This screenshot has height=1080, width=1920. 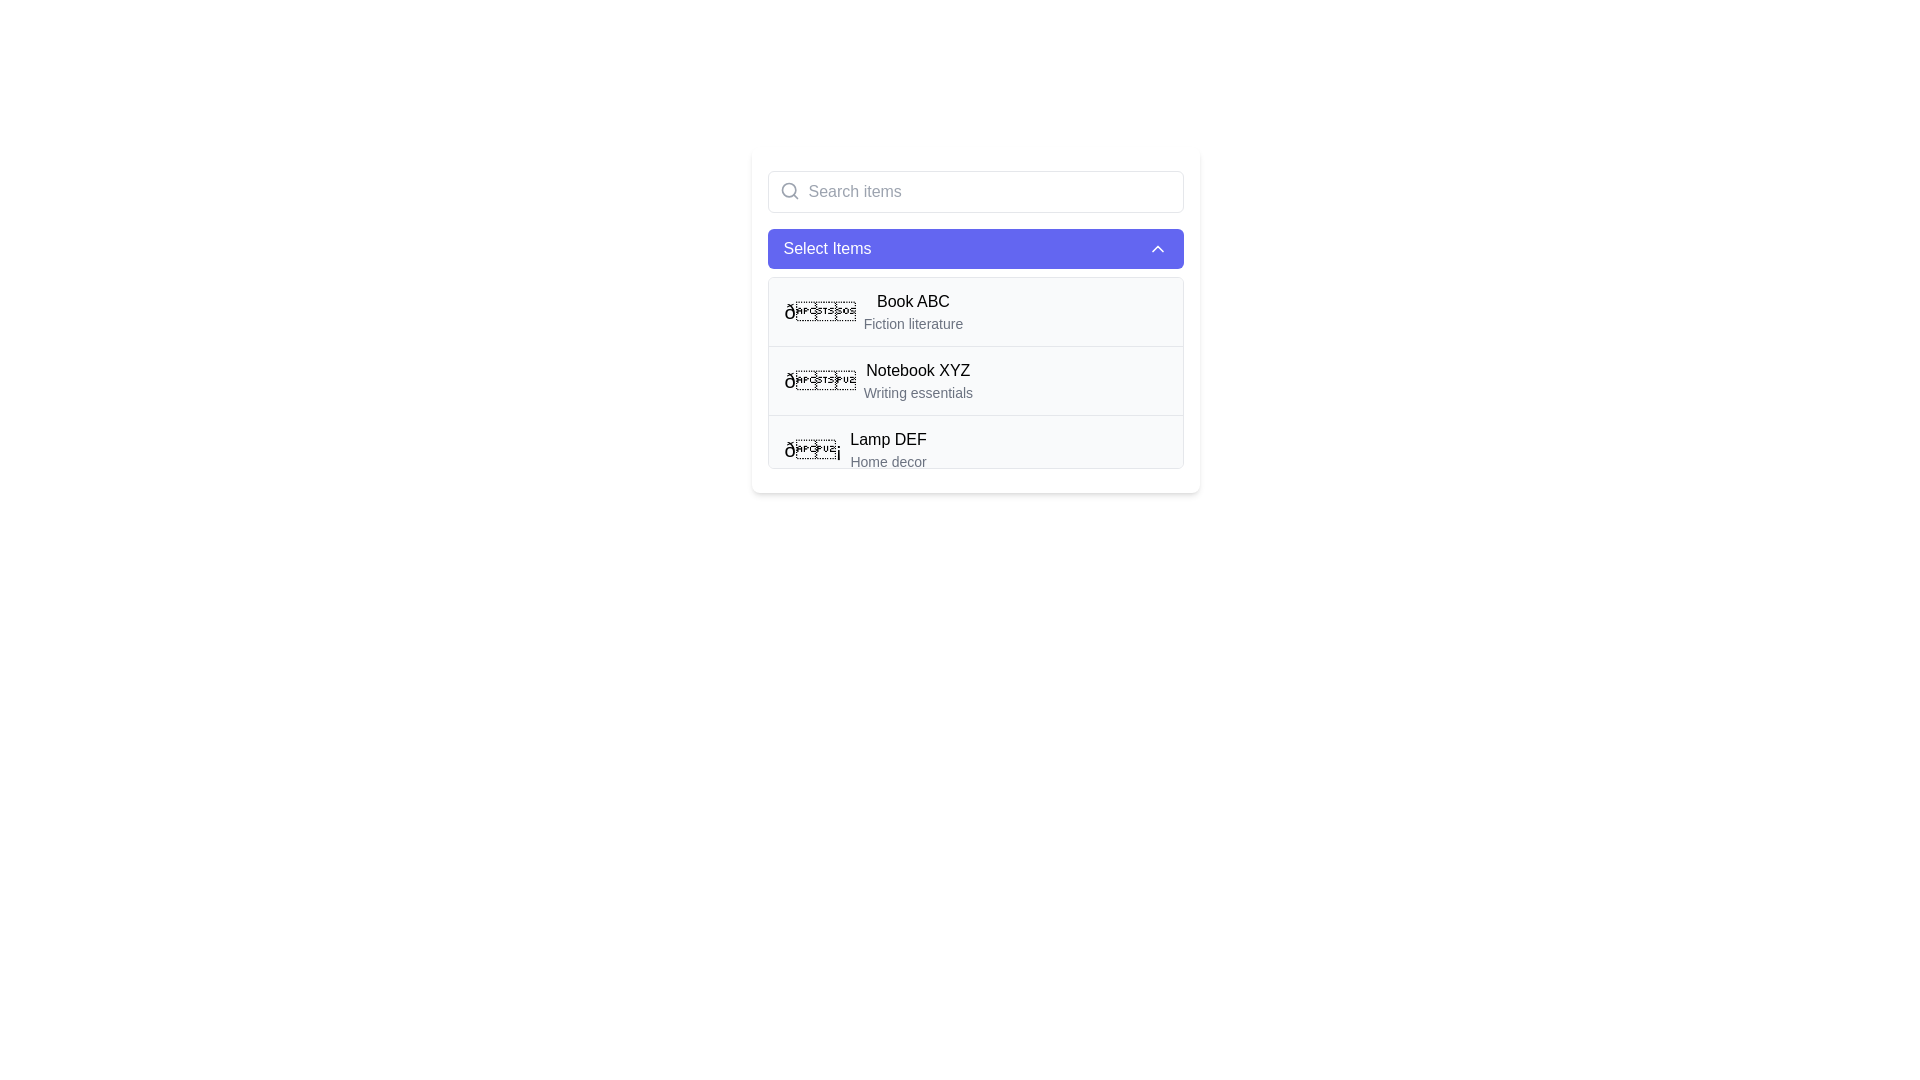 What do you see at coordinates (912, 323) in the screenshot?
I see `the static text label displaying 'Fiction literature', which is located below the title 'Book ABC.' in a vertical list under the header 'Select Items'` at bounding box center [912, 323].